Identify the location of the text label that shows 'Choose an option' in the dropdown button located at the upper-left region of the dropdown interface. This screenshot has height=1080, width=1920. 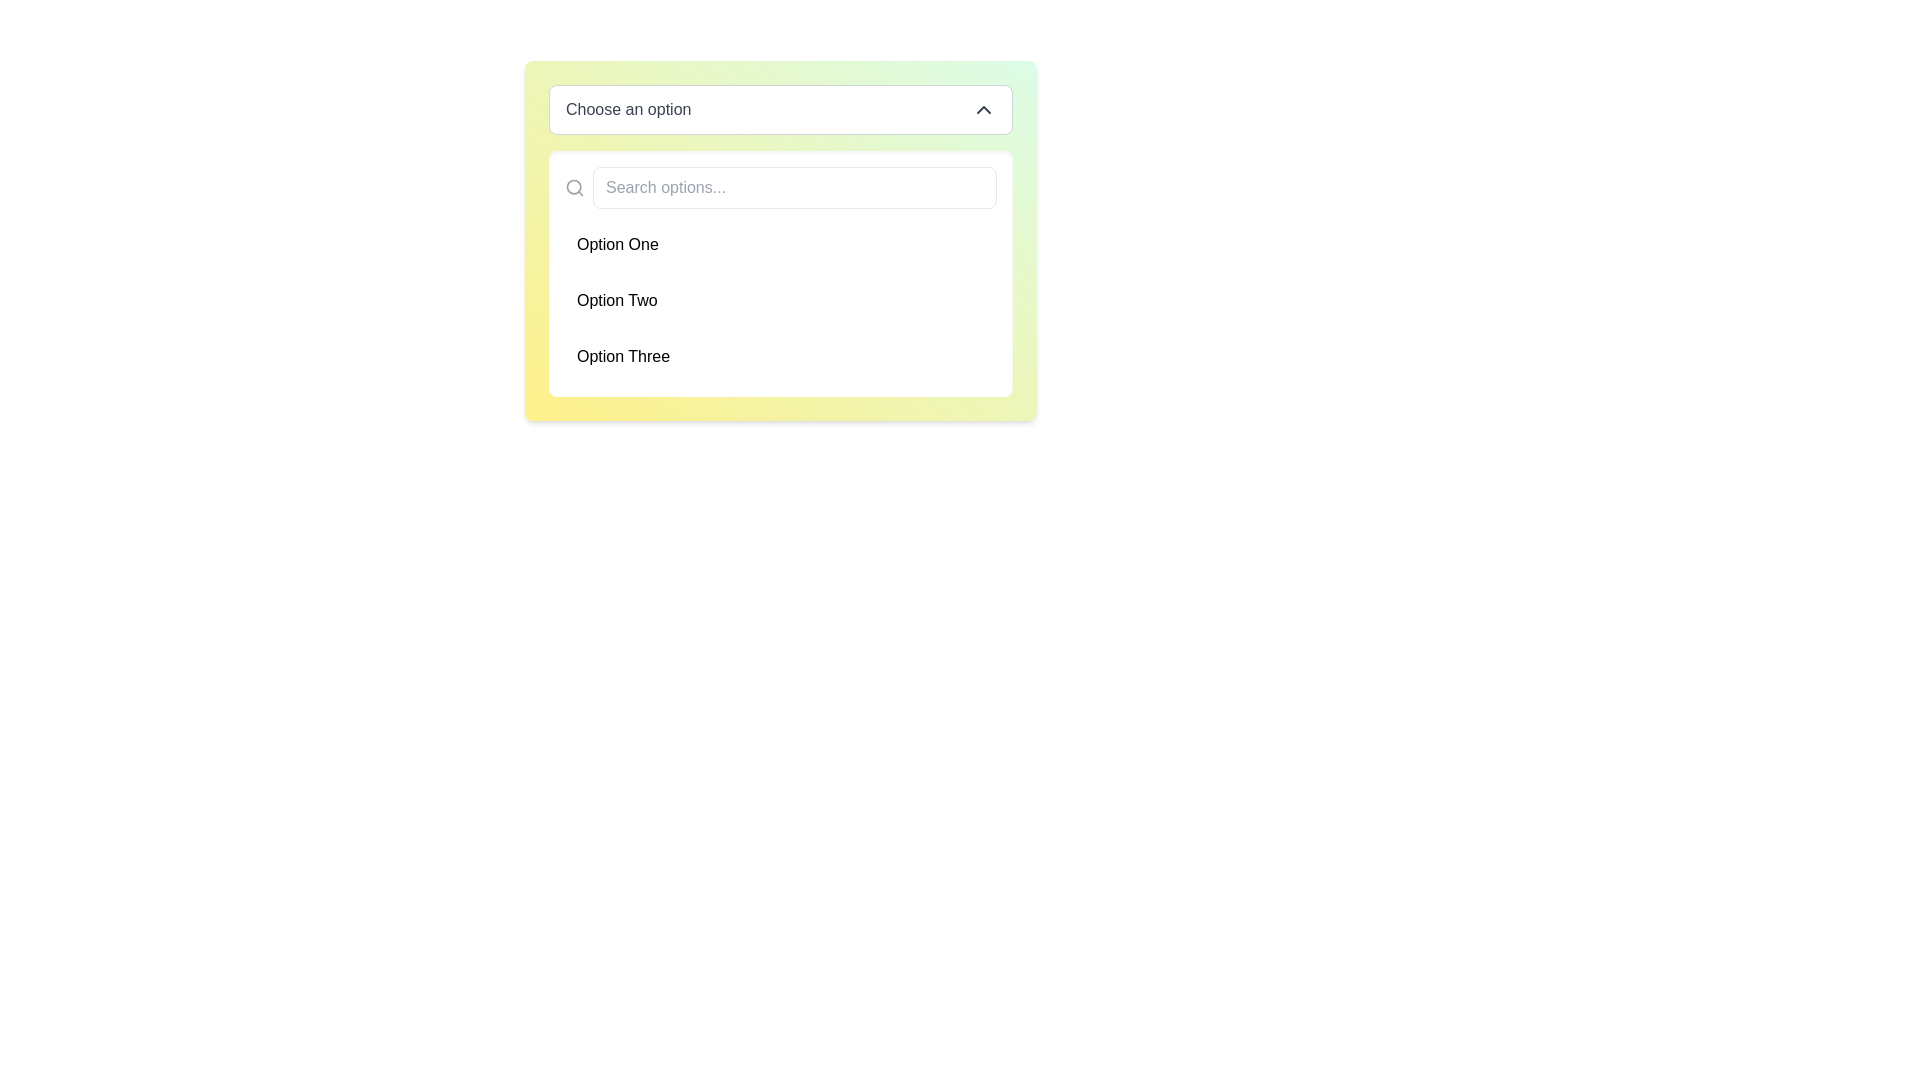
(627, 110).